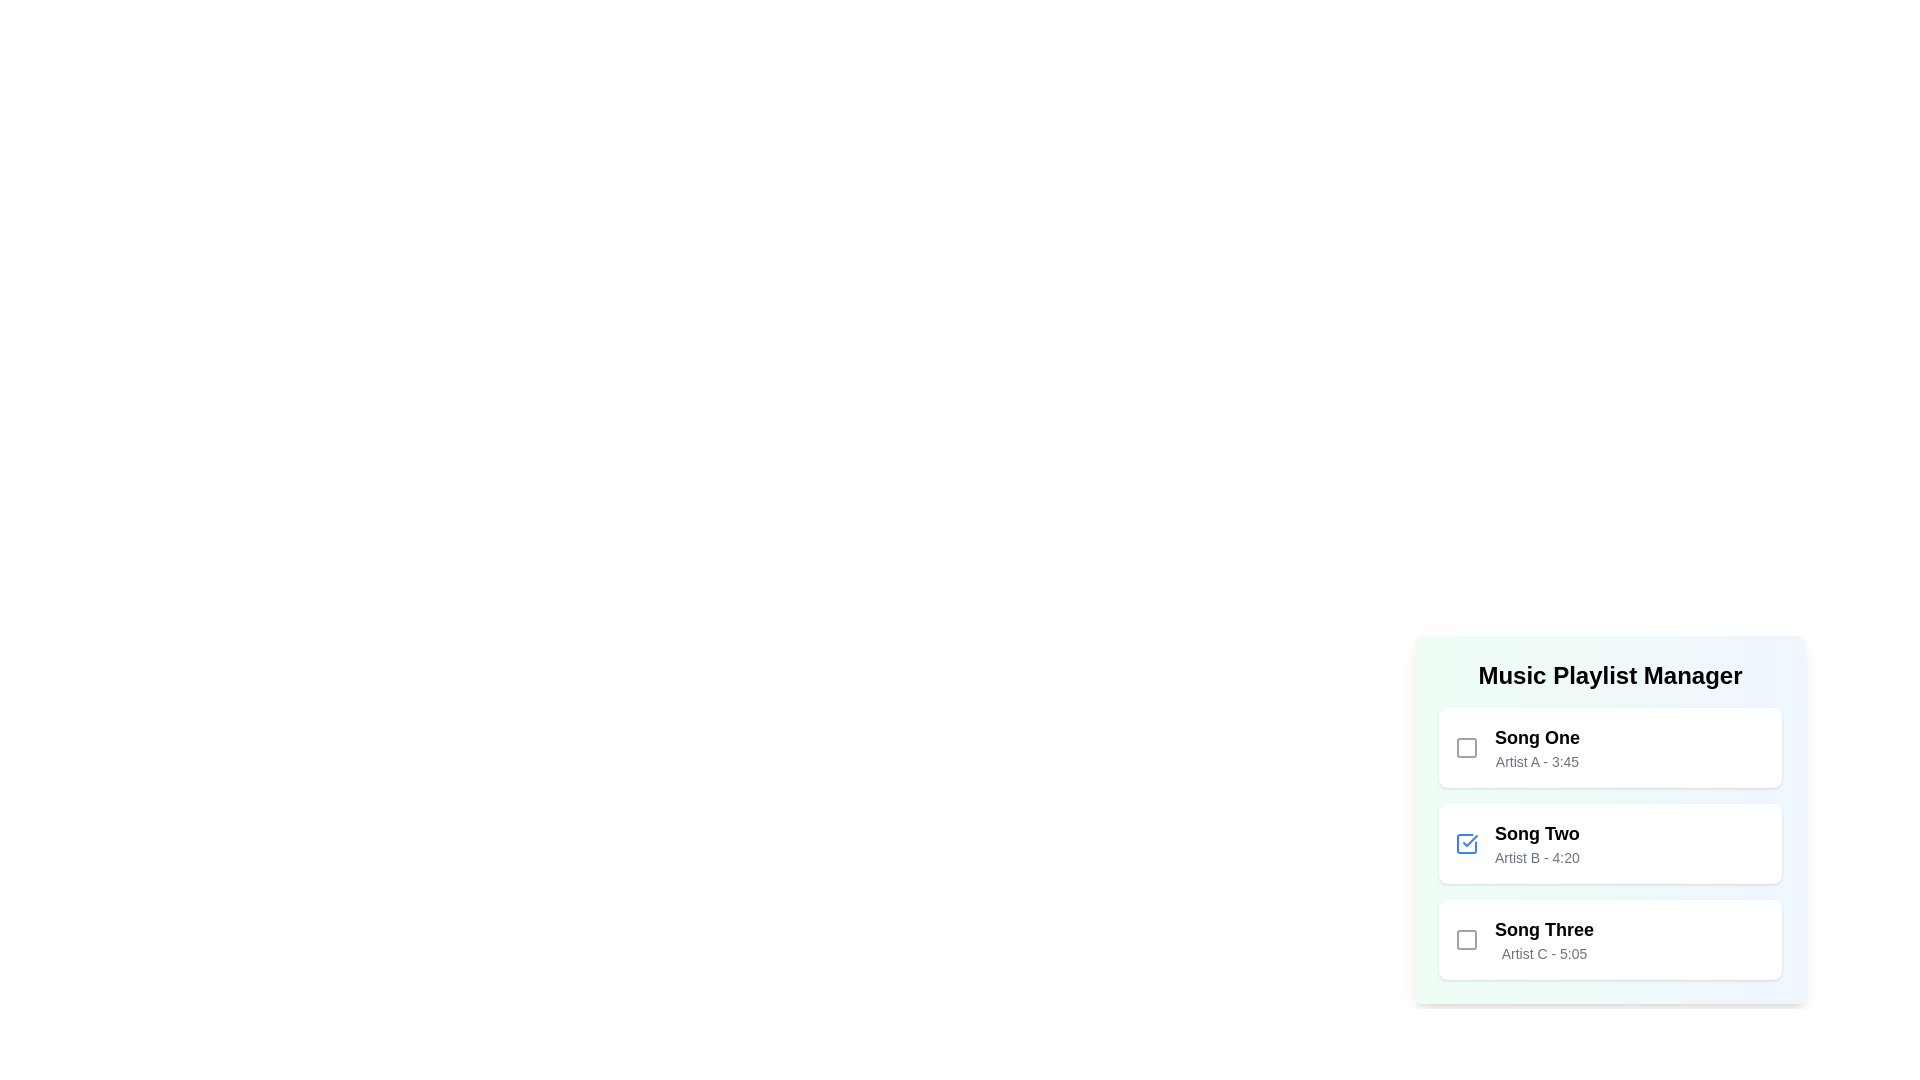 This screenshot has height=1080, width=1920. What do you see at coordinates (1536, 762) in the screenshot?
I see `the text label displaying 'Artist A - 3:45', which is positioned directly beneath the song title 'Song One' in the Music Playlist Manager interface` at bounding box center [1536, 762].